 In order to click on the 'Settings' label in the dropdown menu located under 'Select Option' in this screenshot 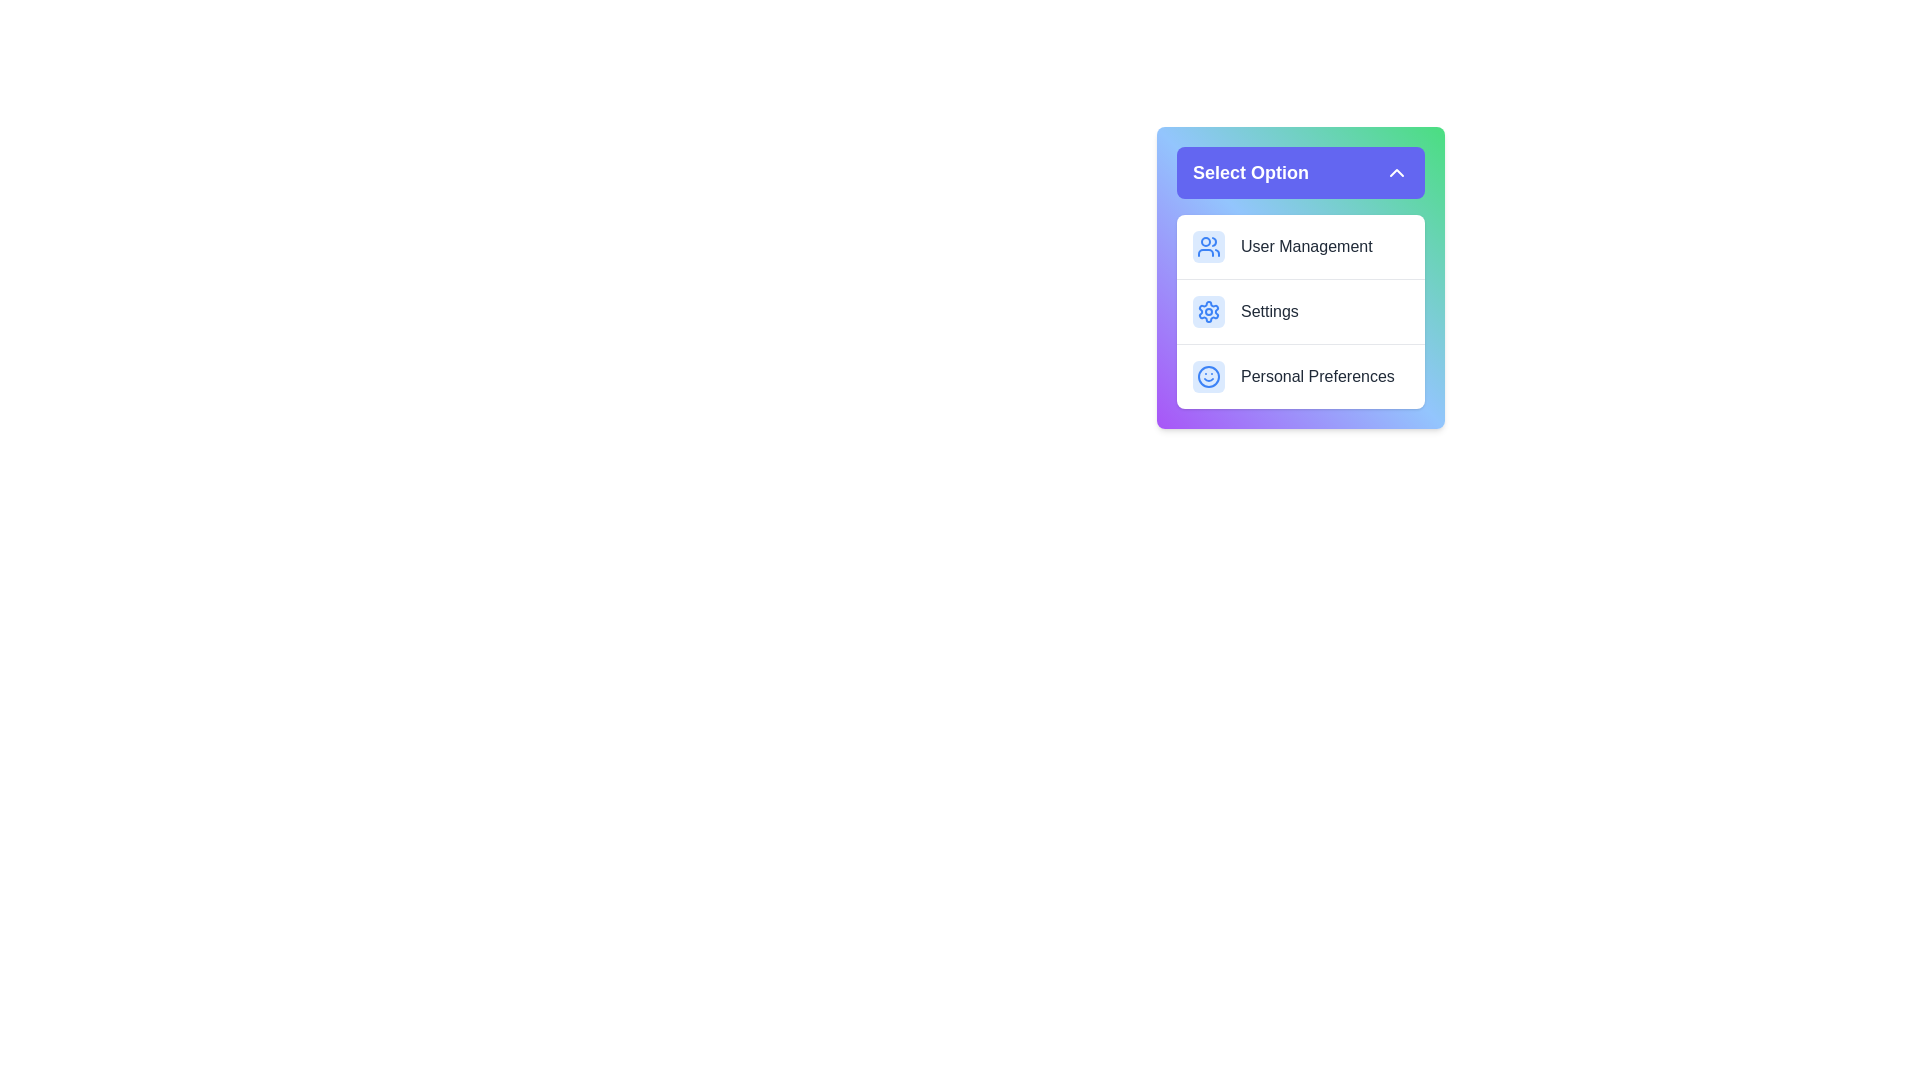, I will do `click(1268, 312)`.